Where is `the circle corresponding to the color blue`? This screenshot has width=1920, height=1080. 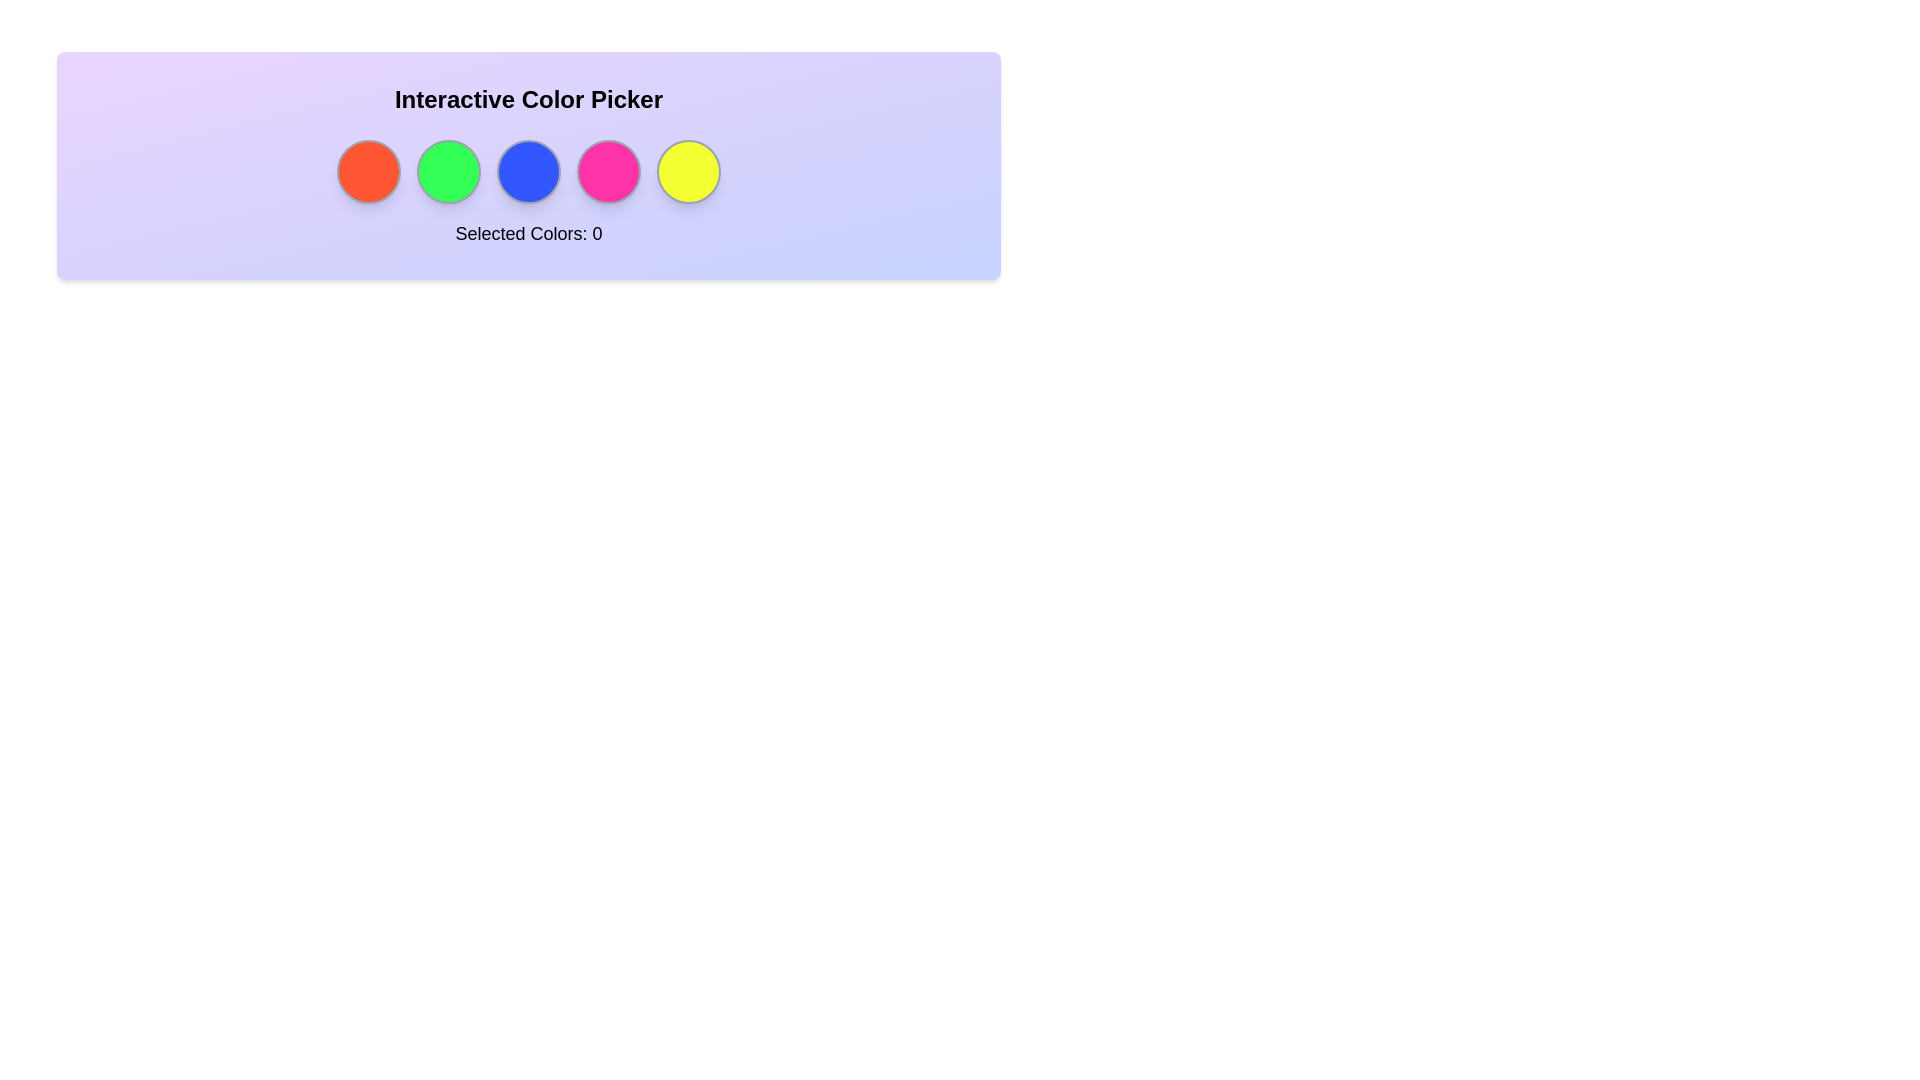 the circle corresponding to the color blue is located at coordinates (528, 171).